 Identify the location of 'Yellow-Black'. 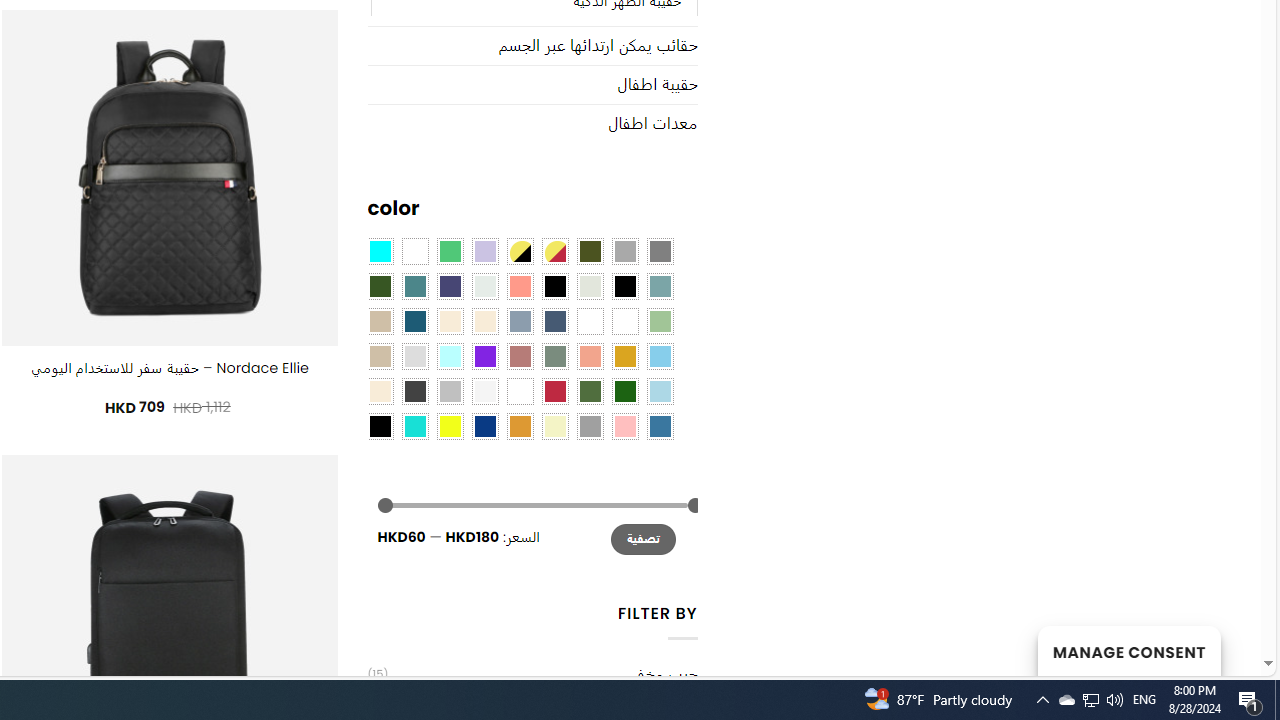
(519, 250).